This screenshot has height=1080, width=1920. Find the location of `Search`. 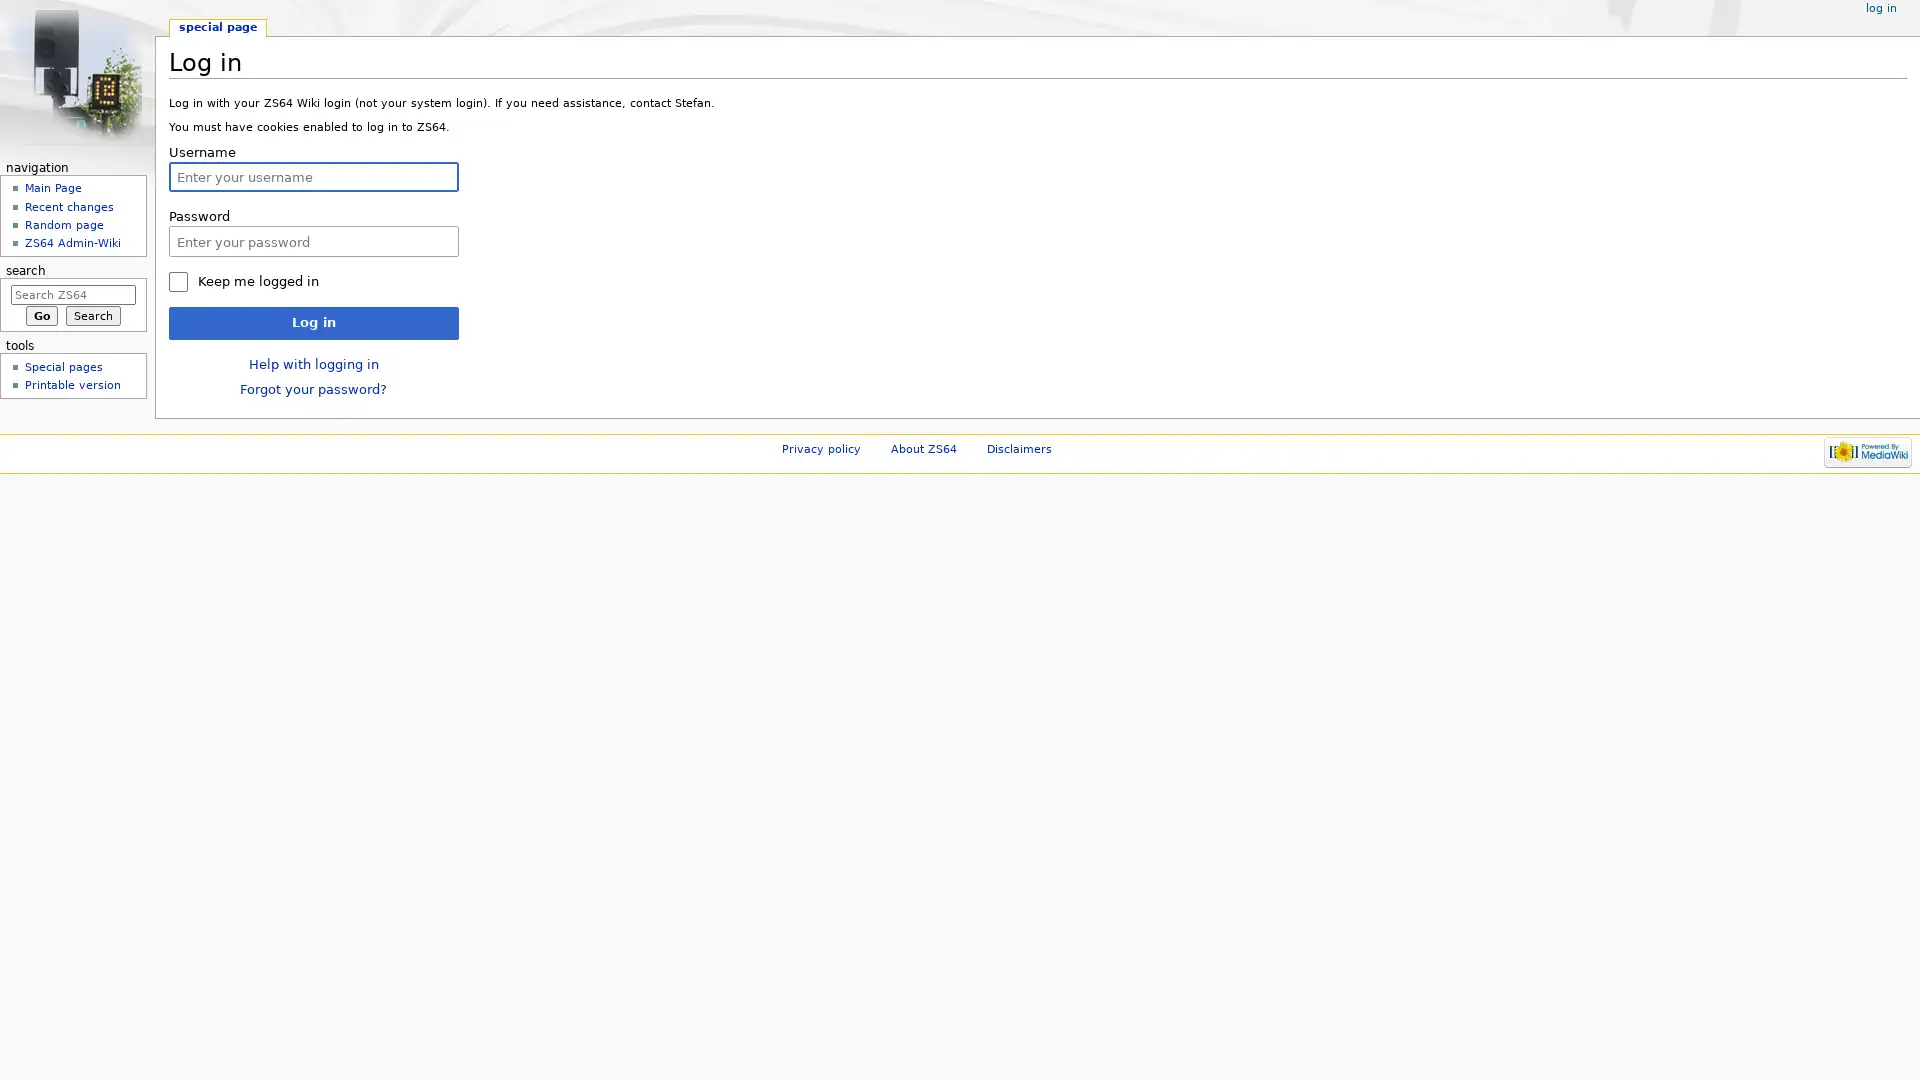

Search is located at coordinates (92, 315).